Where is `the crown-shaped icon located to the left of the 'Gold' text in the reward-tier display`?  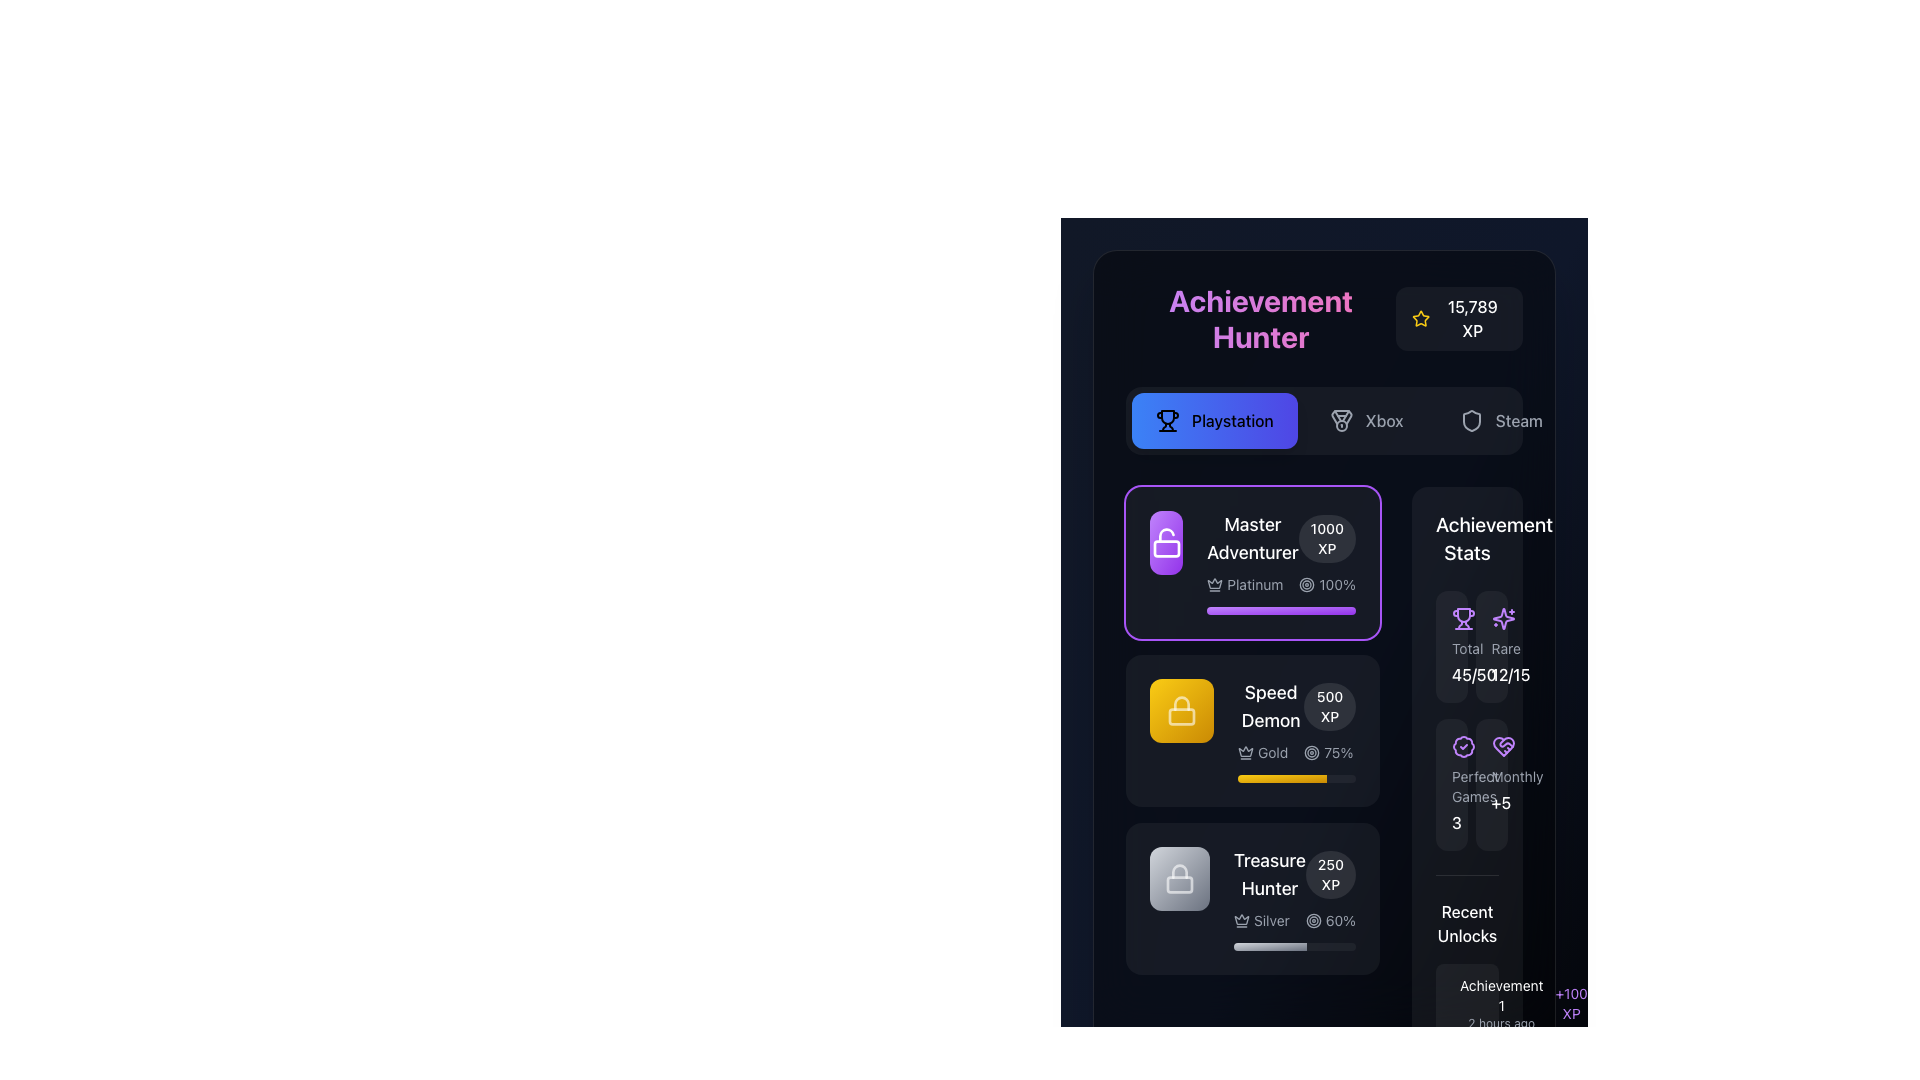 the crown-shaped icon located to the left of the 'Gold' text in the reward-tier display is located at coordinates (1245, 752).